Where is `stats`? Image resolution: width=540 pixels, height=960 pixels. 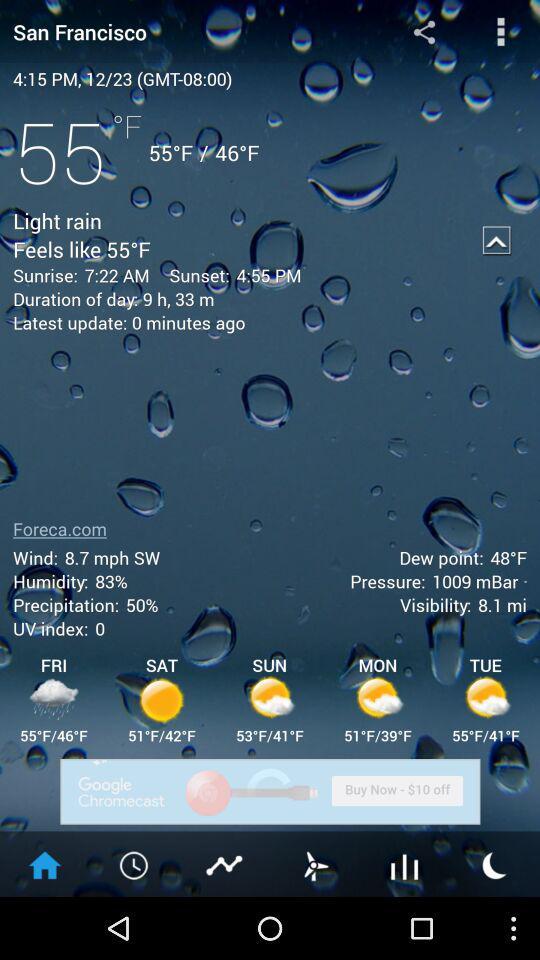 stats is located at coordinates (224, 863).